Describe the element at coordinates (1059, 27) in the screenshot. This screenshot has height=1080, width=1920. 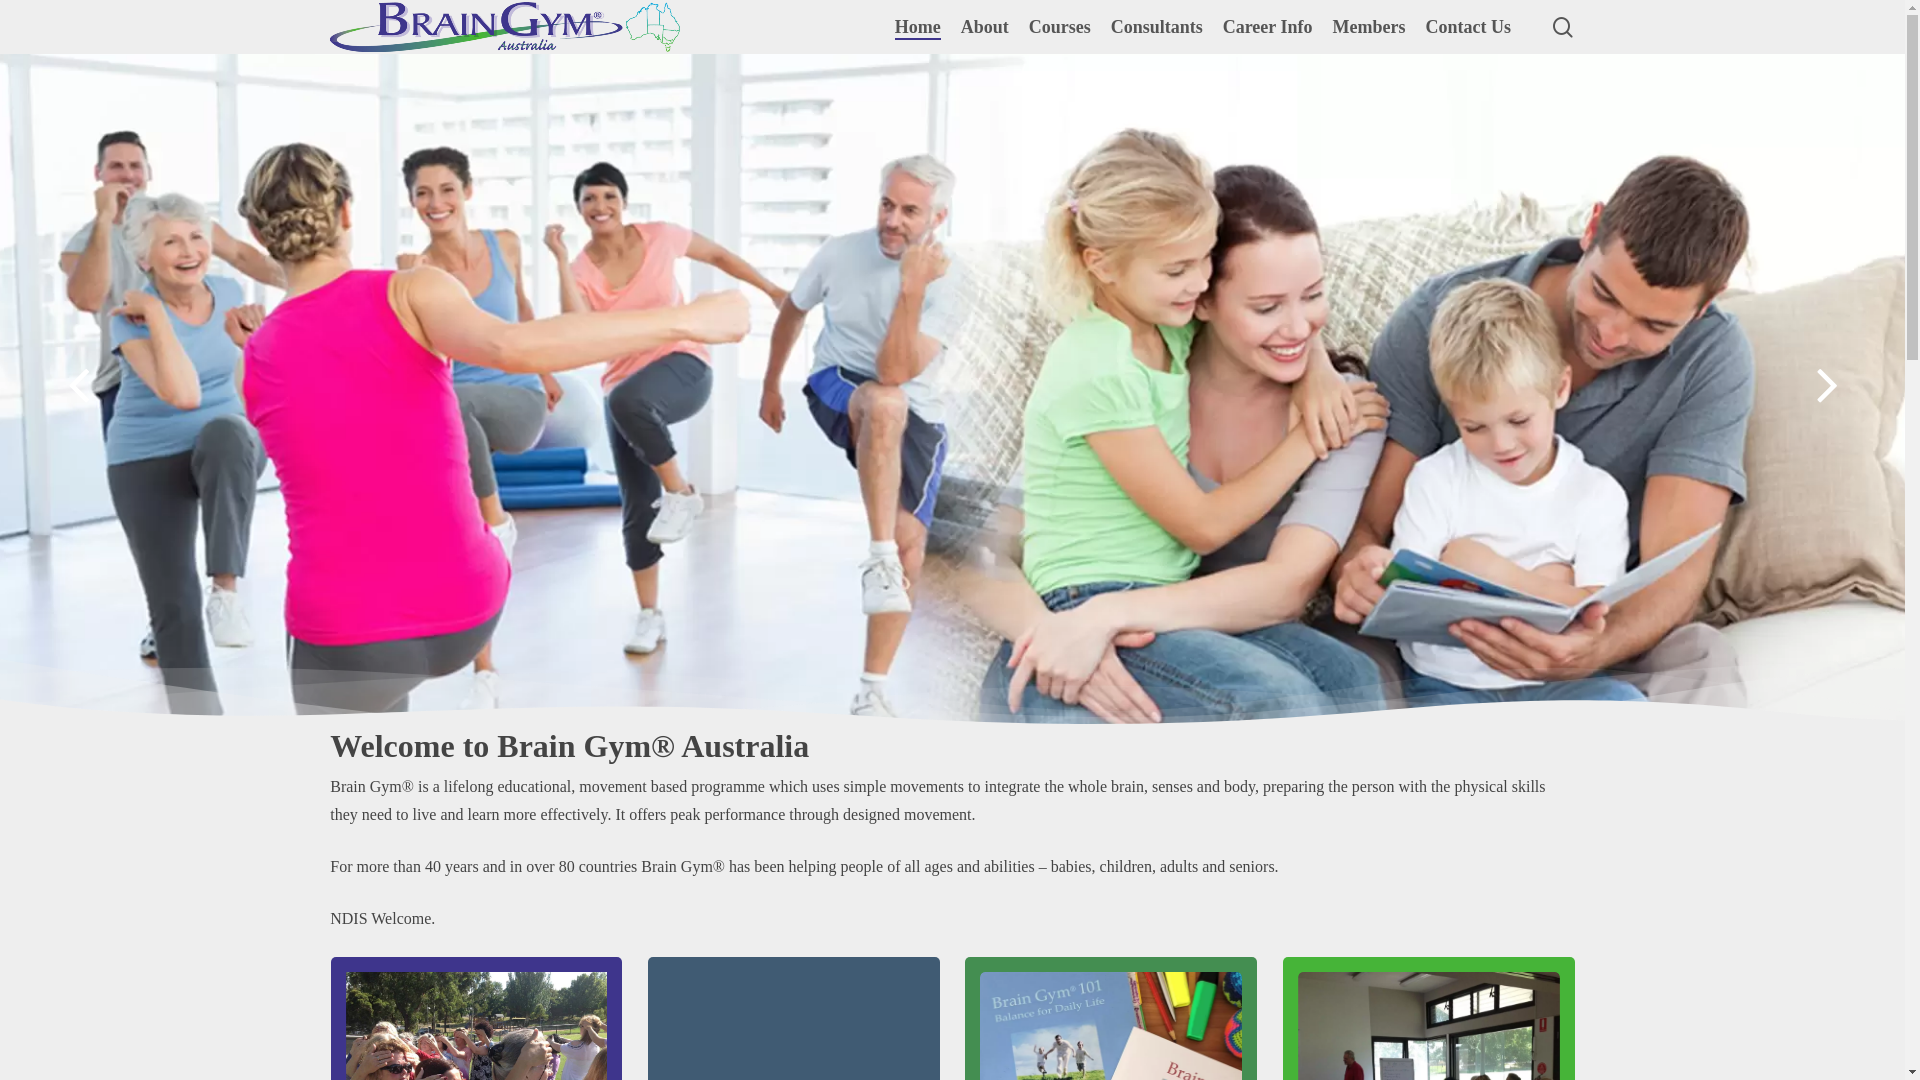
I see `'Courses'` at that location.